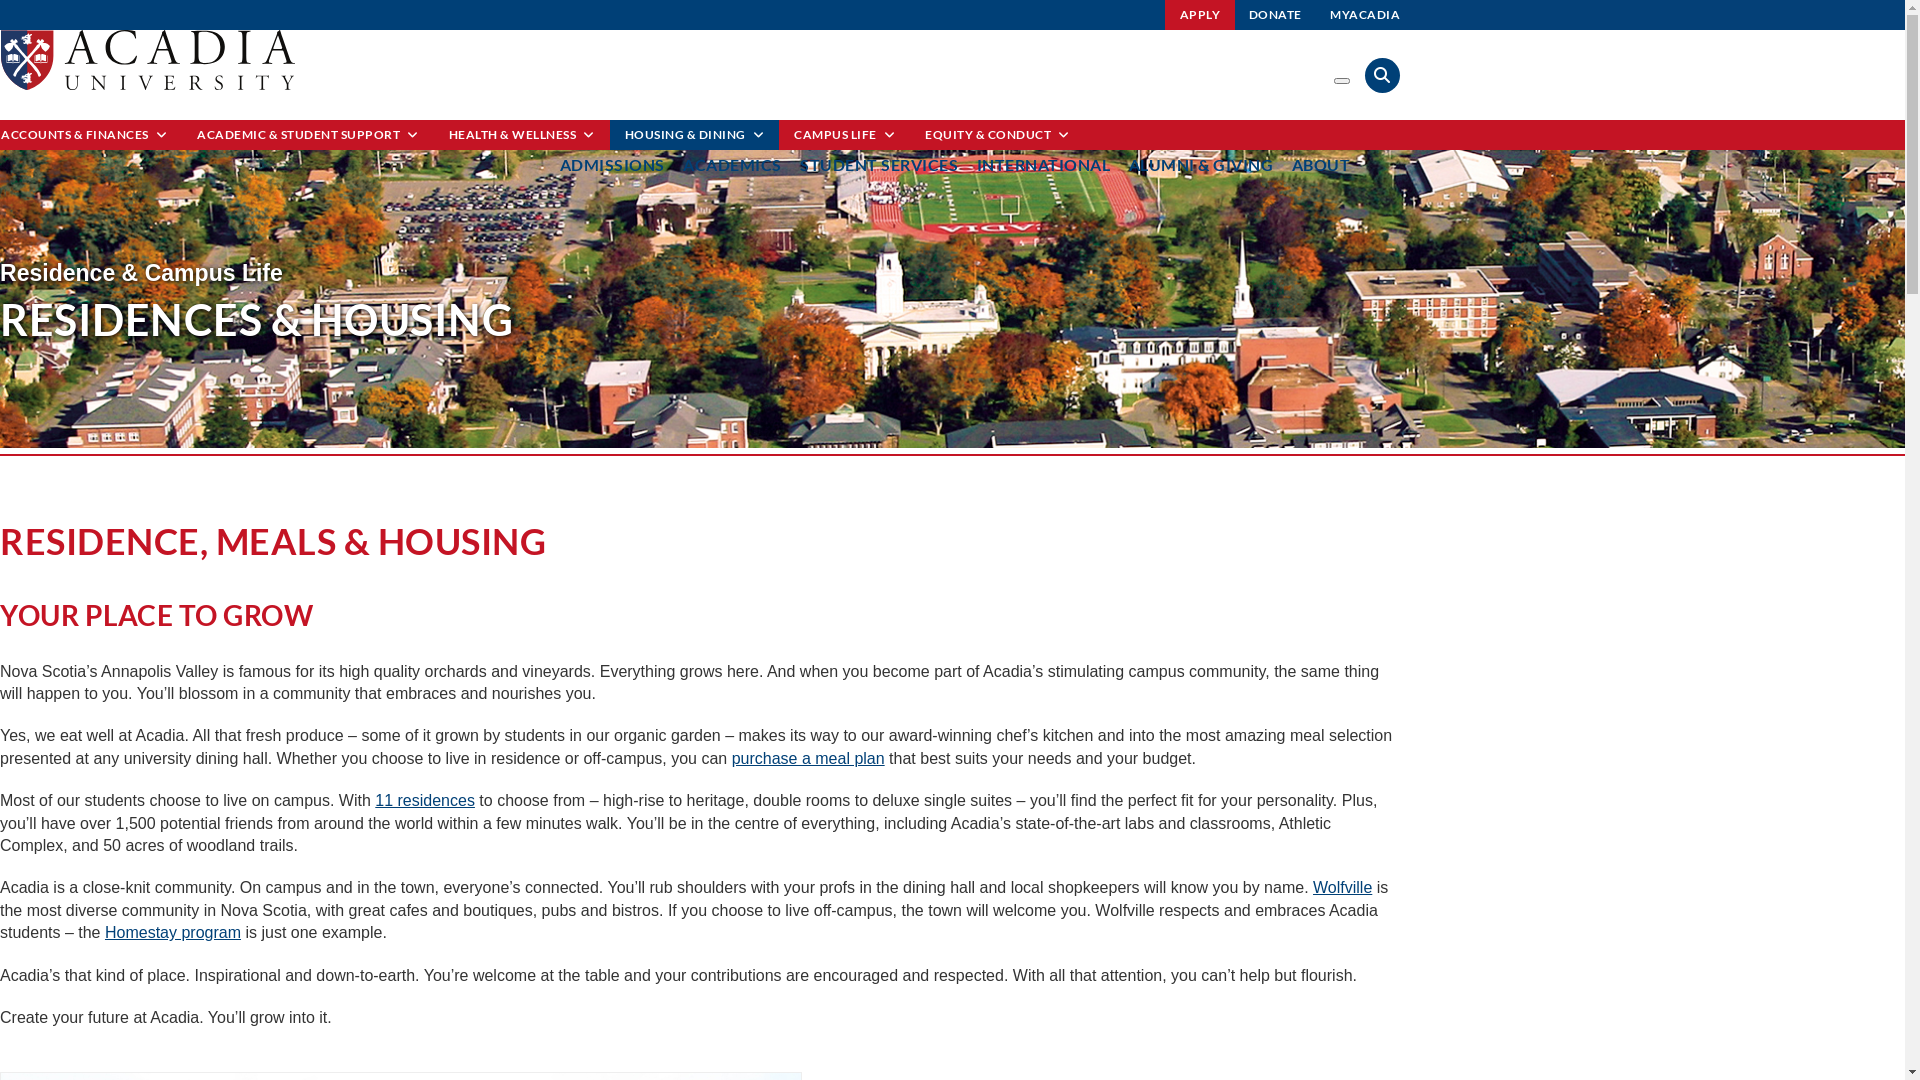 This screenshot has width=1920, height=1080. I want to click on 'APPLY', so click(1199, 15).